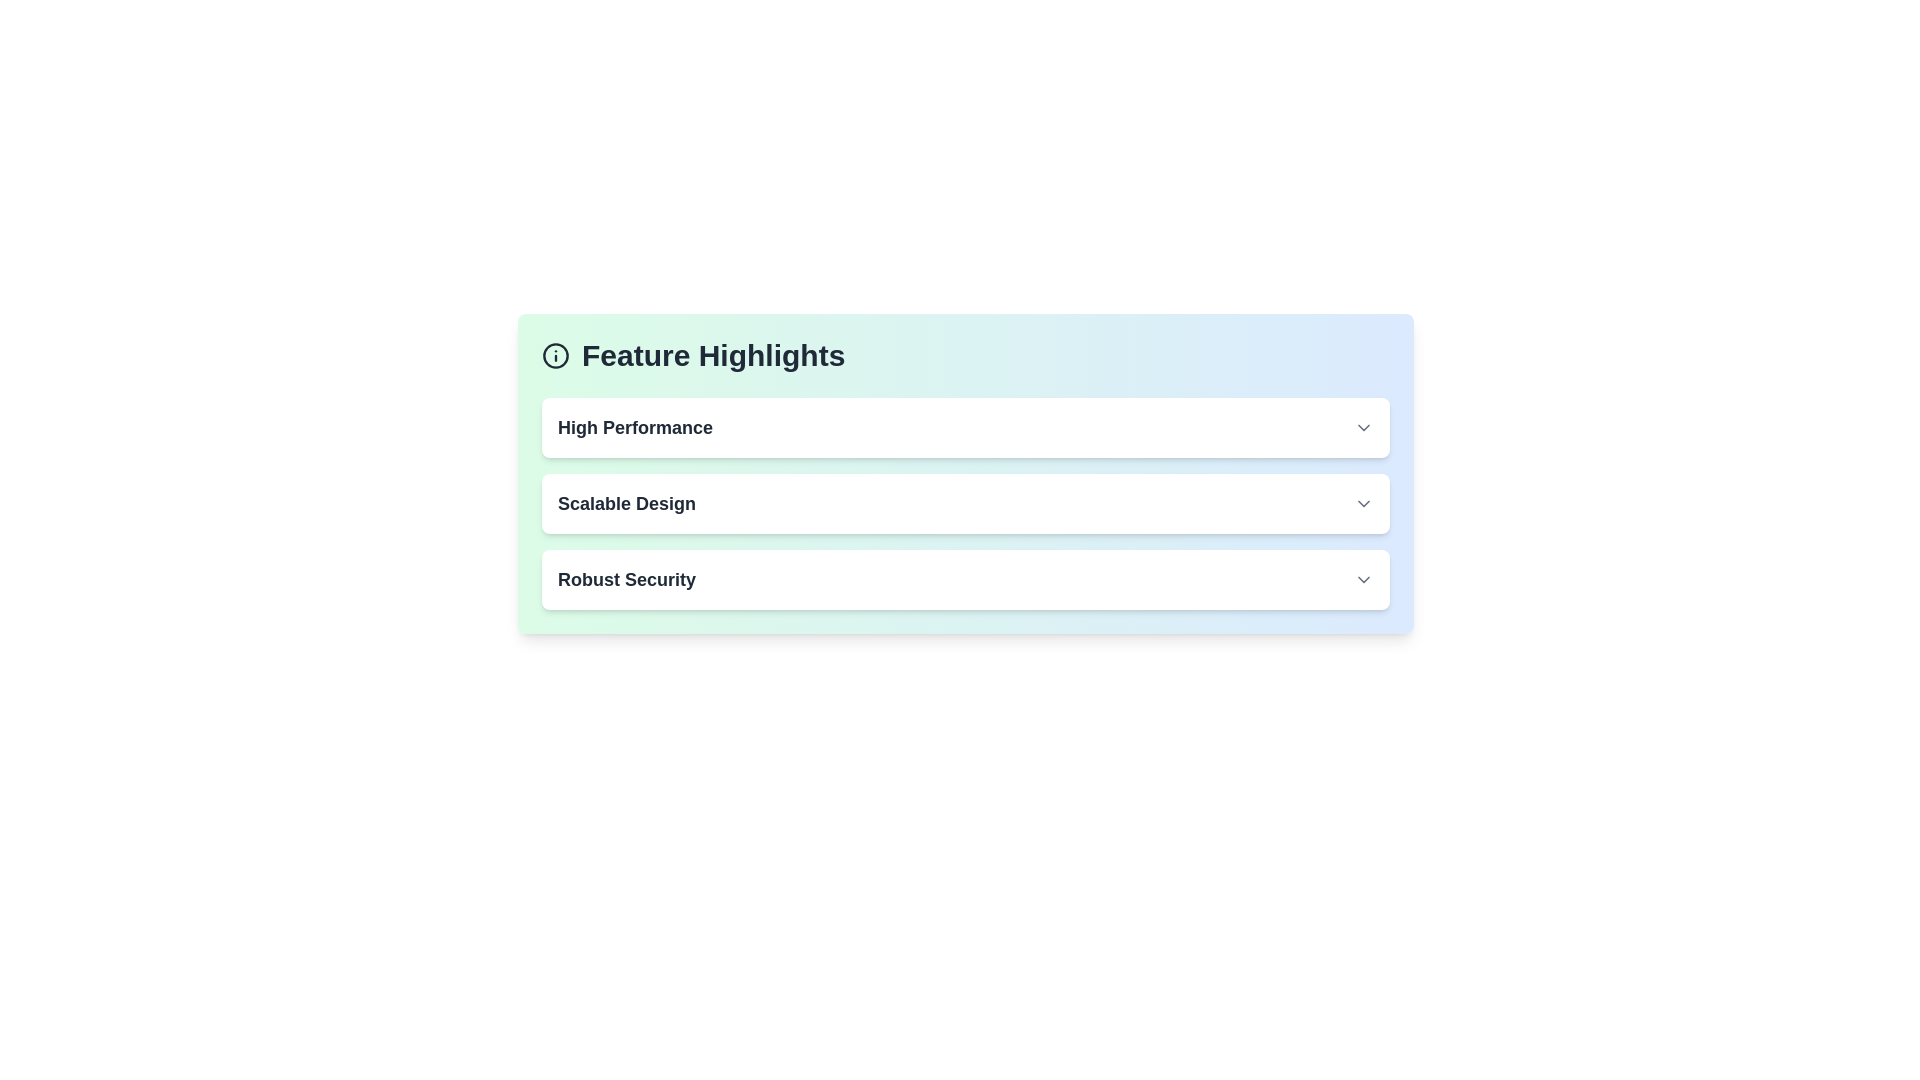  What do you see at coordinates (1362, 503) in the screenshot?
I see `the Dropdown Toggle Icon located in the upper-right corner of the 'Scalable Design' block within the 'Feature Highlights' list` at bounding box center [1362, 503].